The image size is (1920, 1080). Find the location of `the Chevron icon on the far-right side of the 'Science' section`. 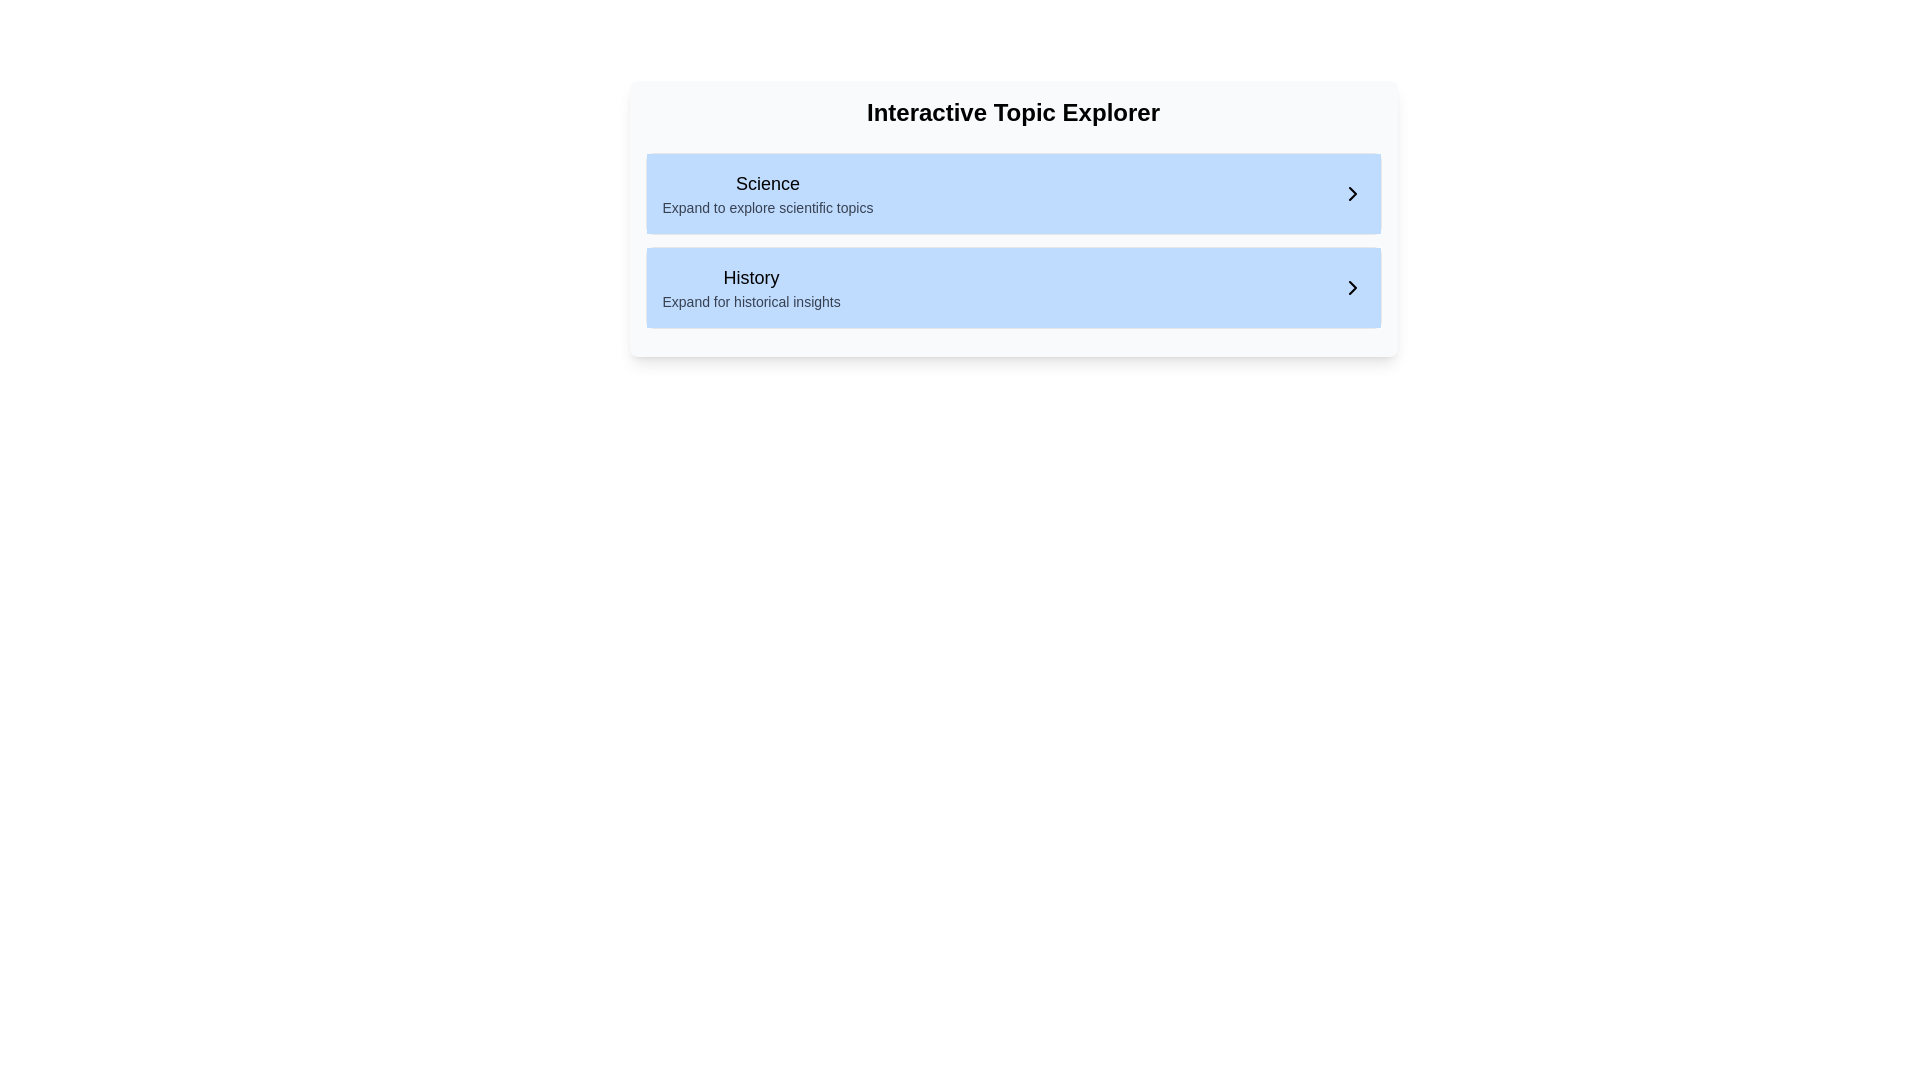

the Chevron icon on the far-right side of the 'Science' section is located at coordinates (1352, 193).